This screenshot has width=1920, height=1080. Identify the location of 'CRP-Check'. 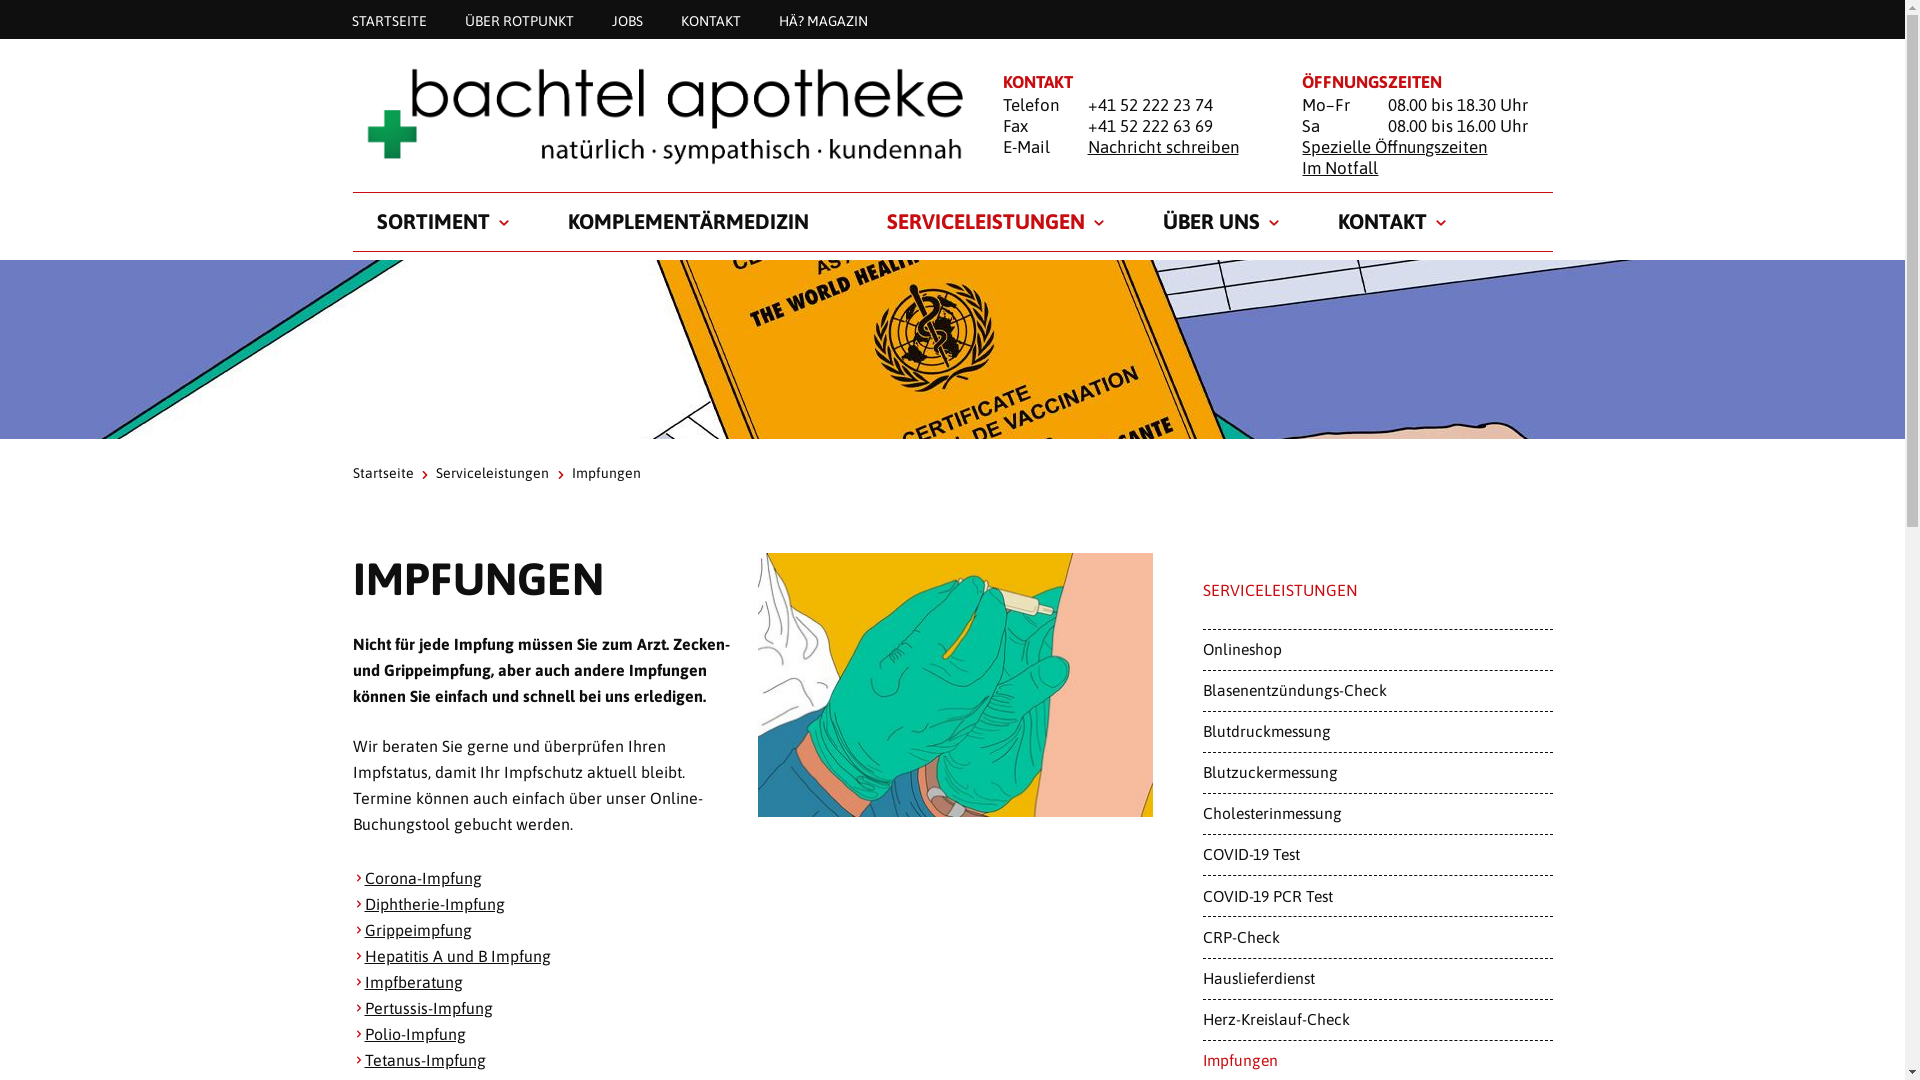
(1376, 937).